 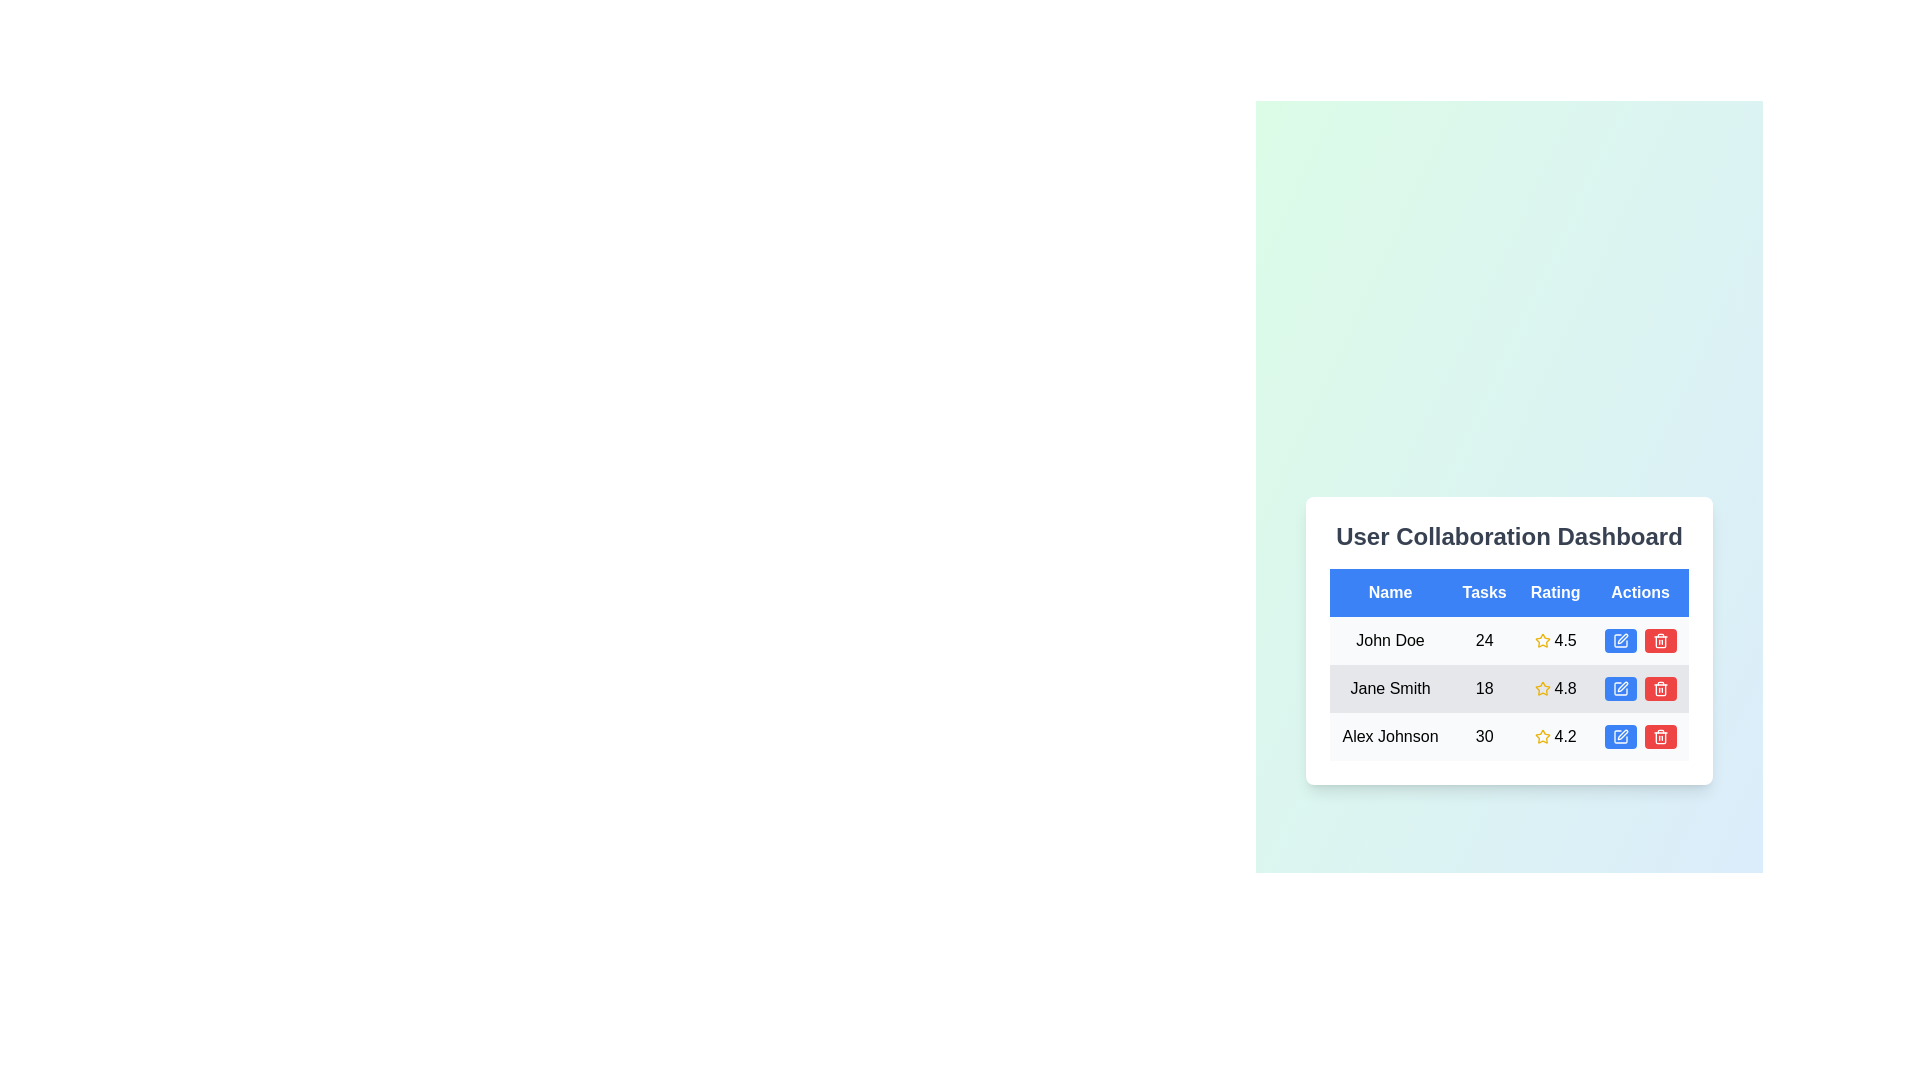 What do you see at coordinates (1389, 736) in the screenshot?
I see `the Text label displaying the user's name in the first column of the third row in the collaboration dashboard table` at bounding box center [1389, 736].